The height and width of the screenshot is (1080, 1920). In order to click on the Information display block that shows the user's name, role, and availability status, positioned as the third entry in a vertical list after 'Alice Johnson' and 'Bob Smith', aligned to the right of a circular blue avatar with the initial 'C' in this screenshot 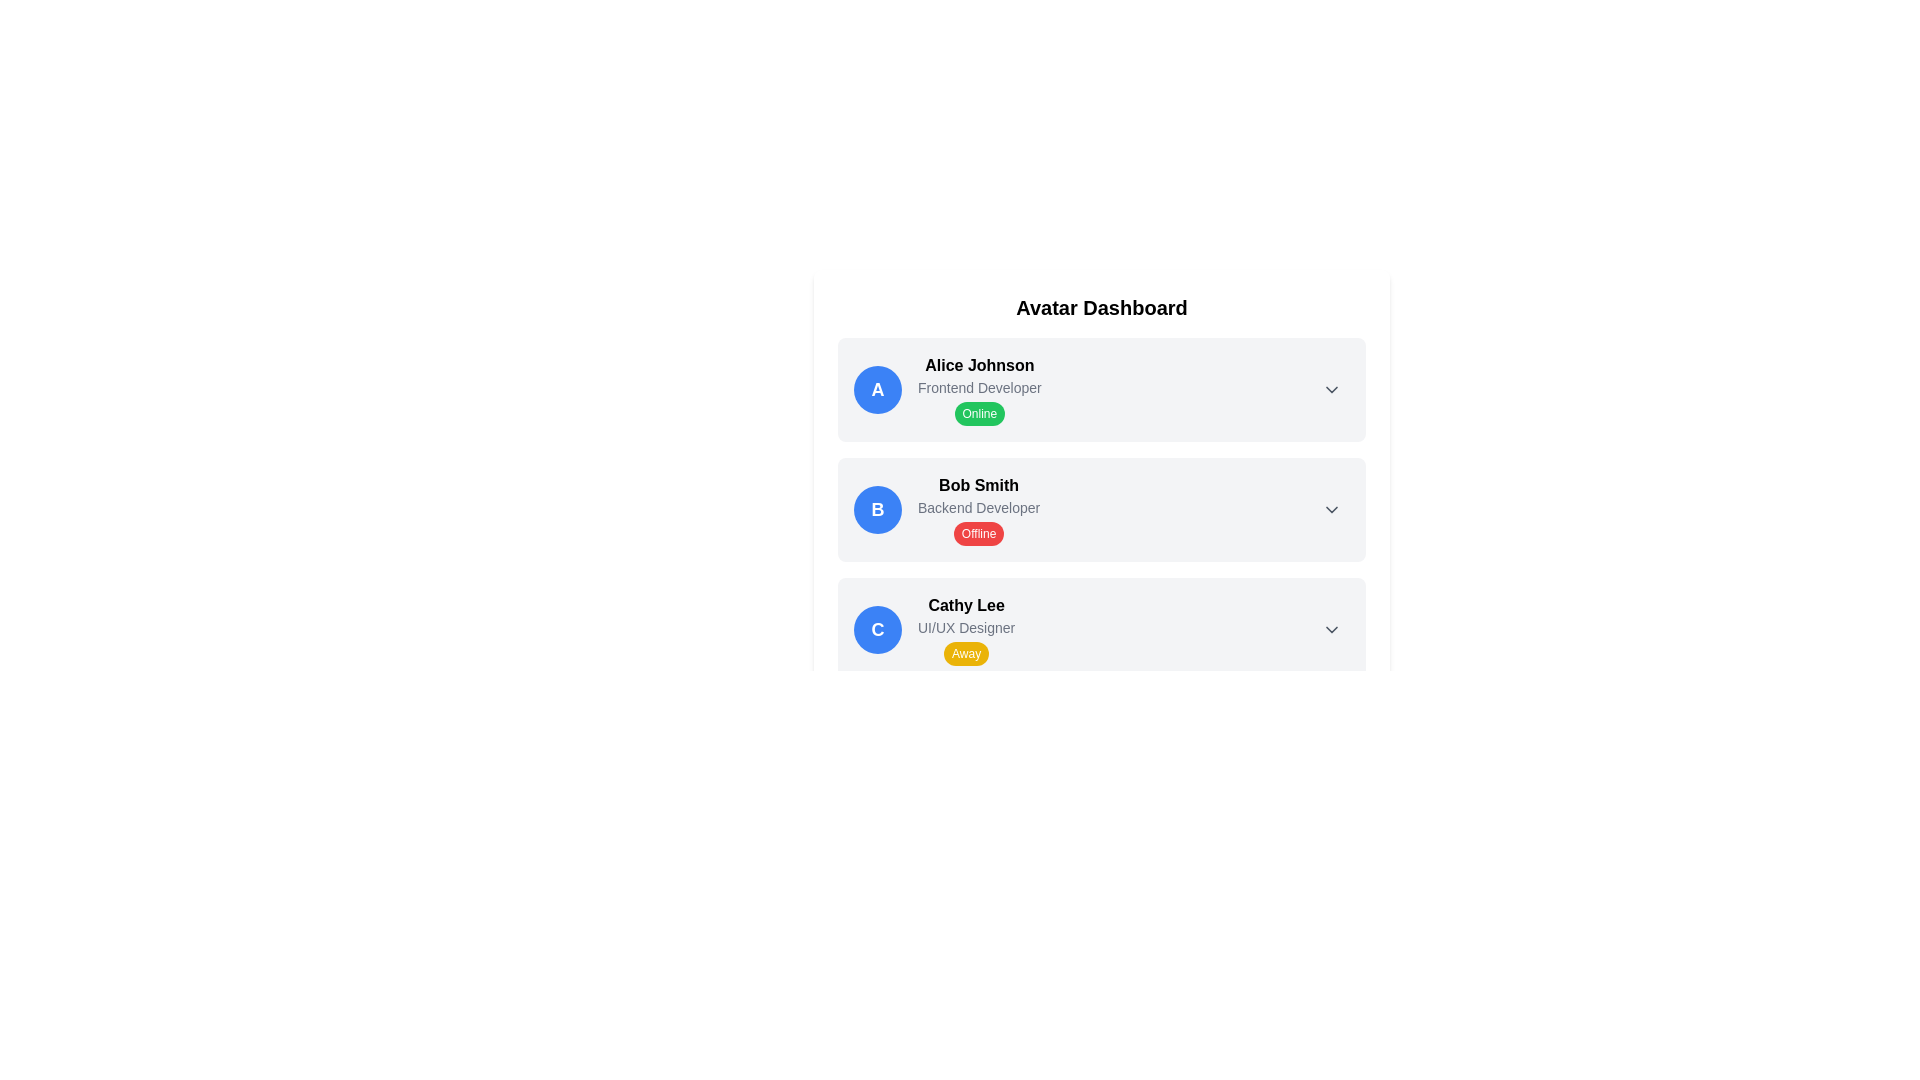, I will do `click(966, 628)`.